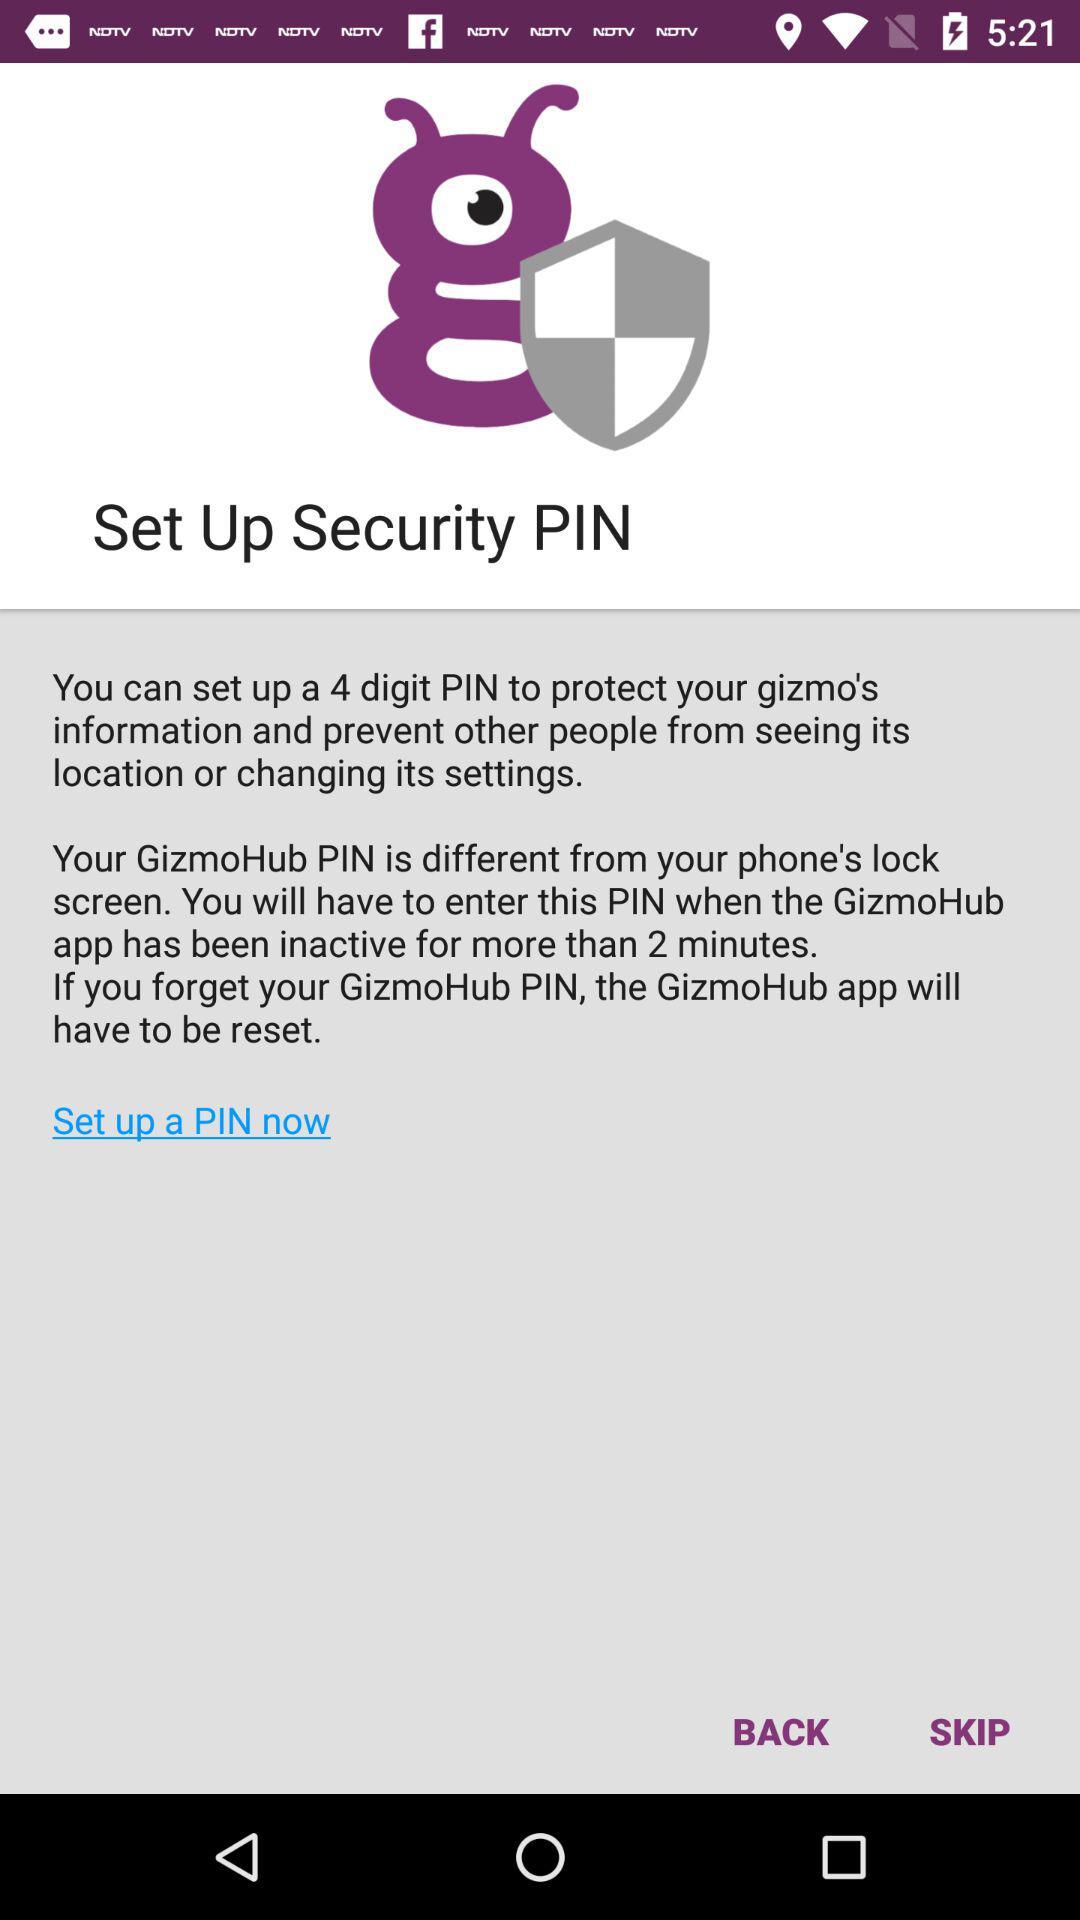 The width and height of the screenshot is (1080, 1920). What do you see at coordinates (968, 1730) in the screenshot?
I see `item to the right of the back` at bounding box center [968, 1730].